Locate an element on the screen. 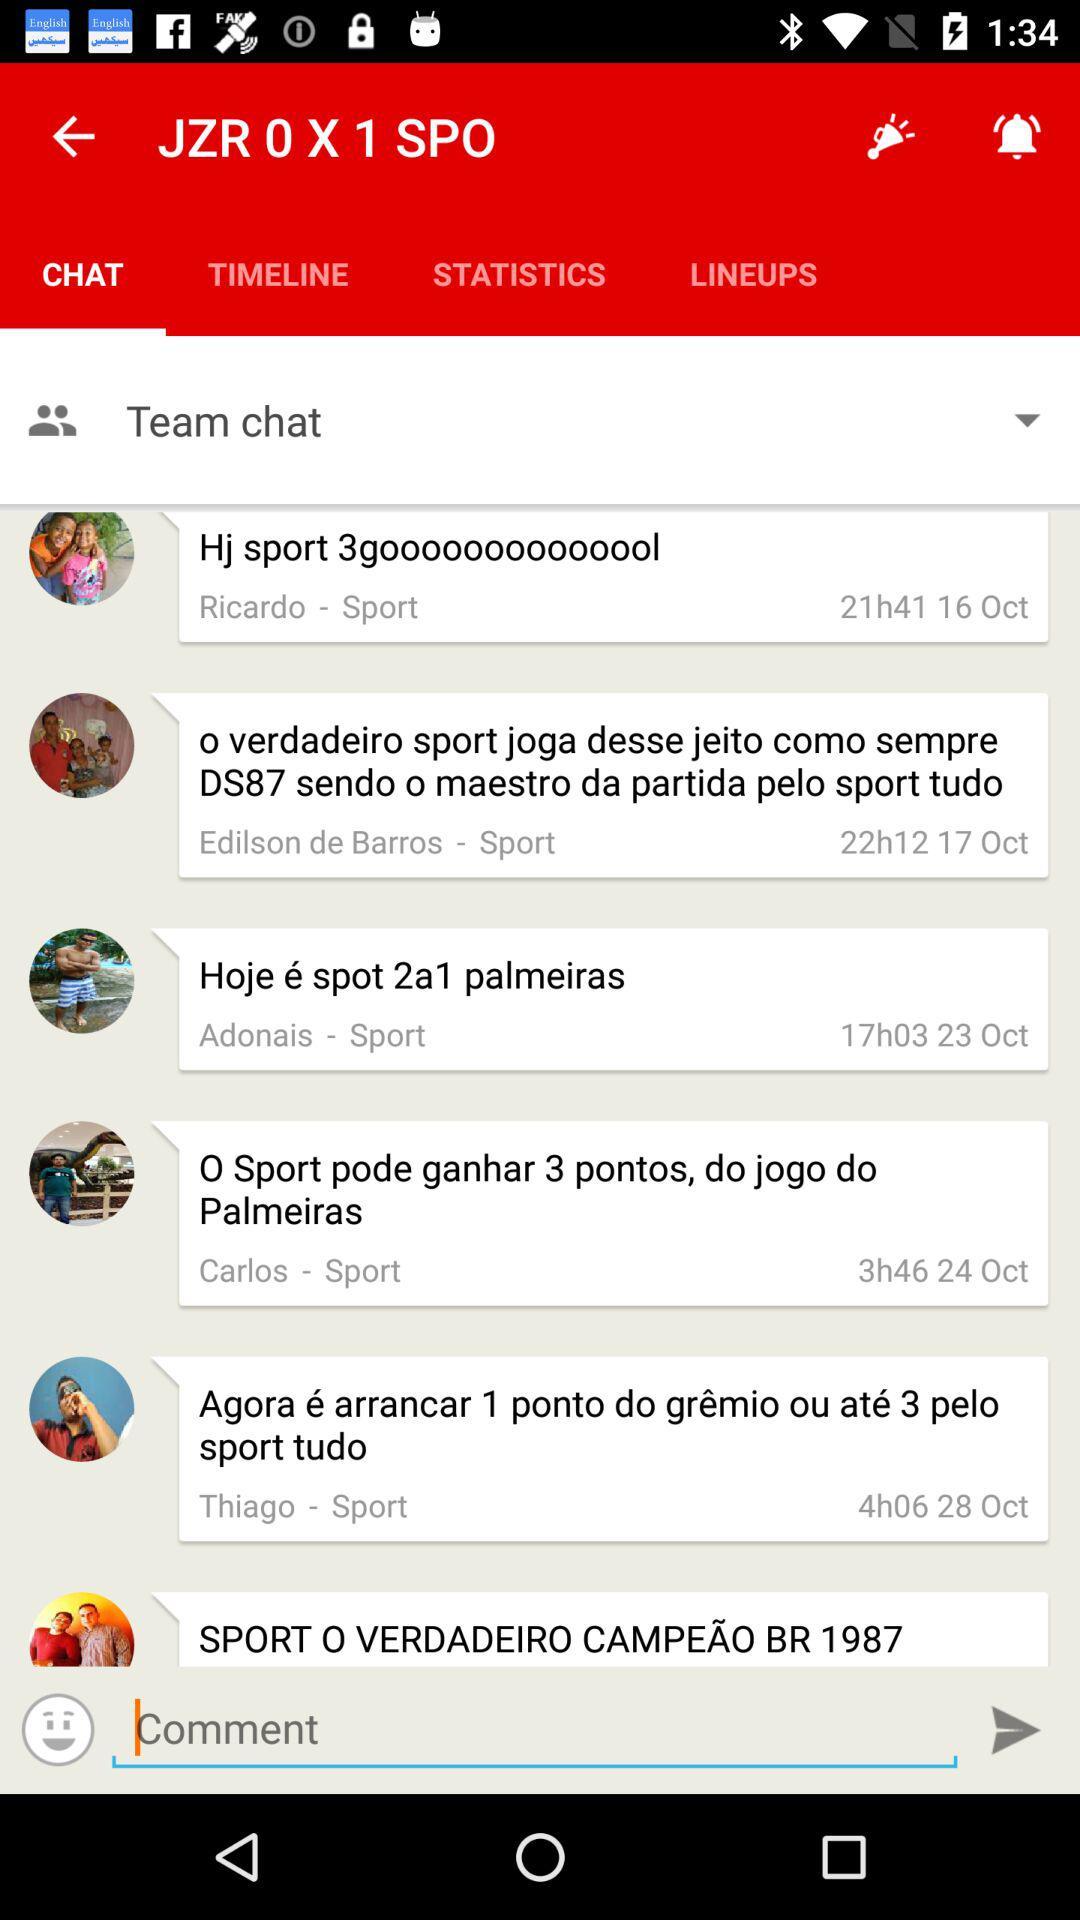 The image size is (1080, 1920). icon above chat item is located at coordinates (72, 135).